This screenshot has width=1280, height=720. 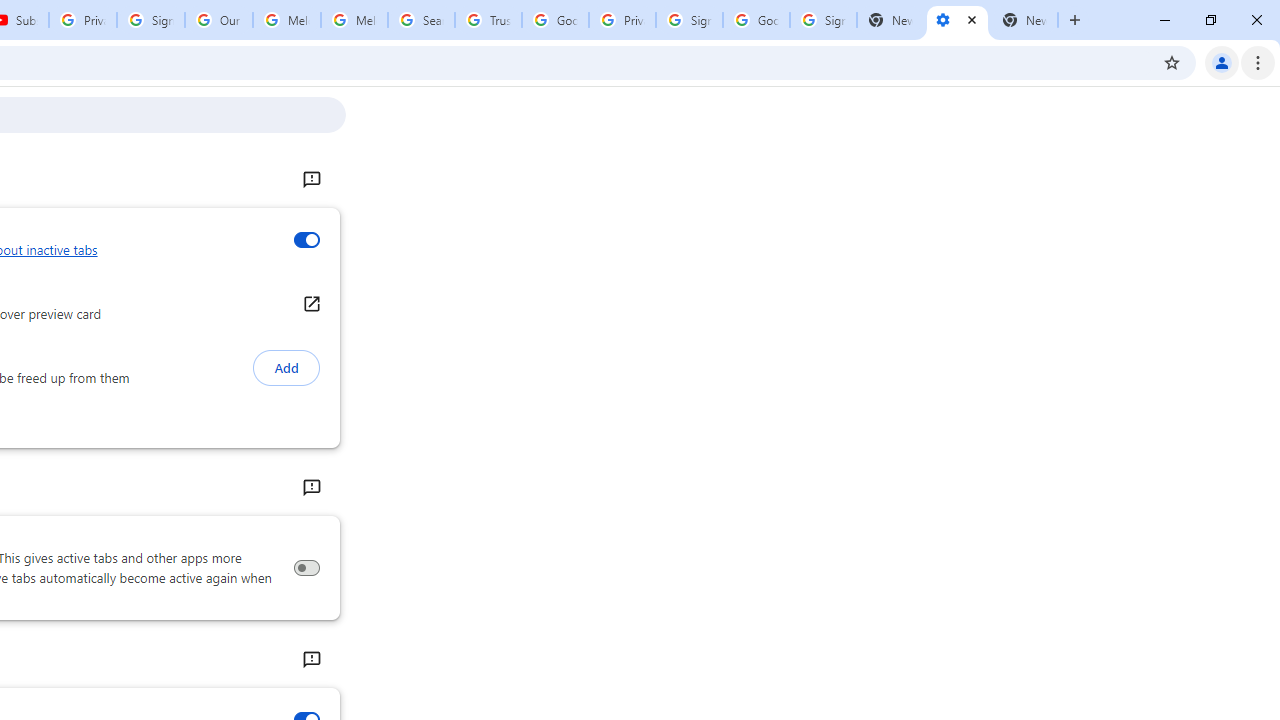 I want to click on 'Search our Doodle Library Collection - Google Doodles', so click(x=420, y=20).